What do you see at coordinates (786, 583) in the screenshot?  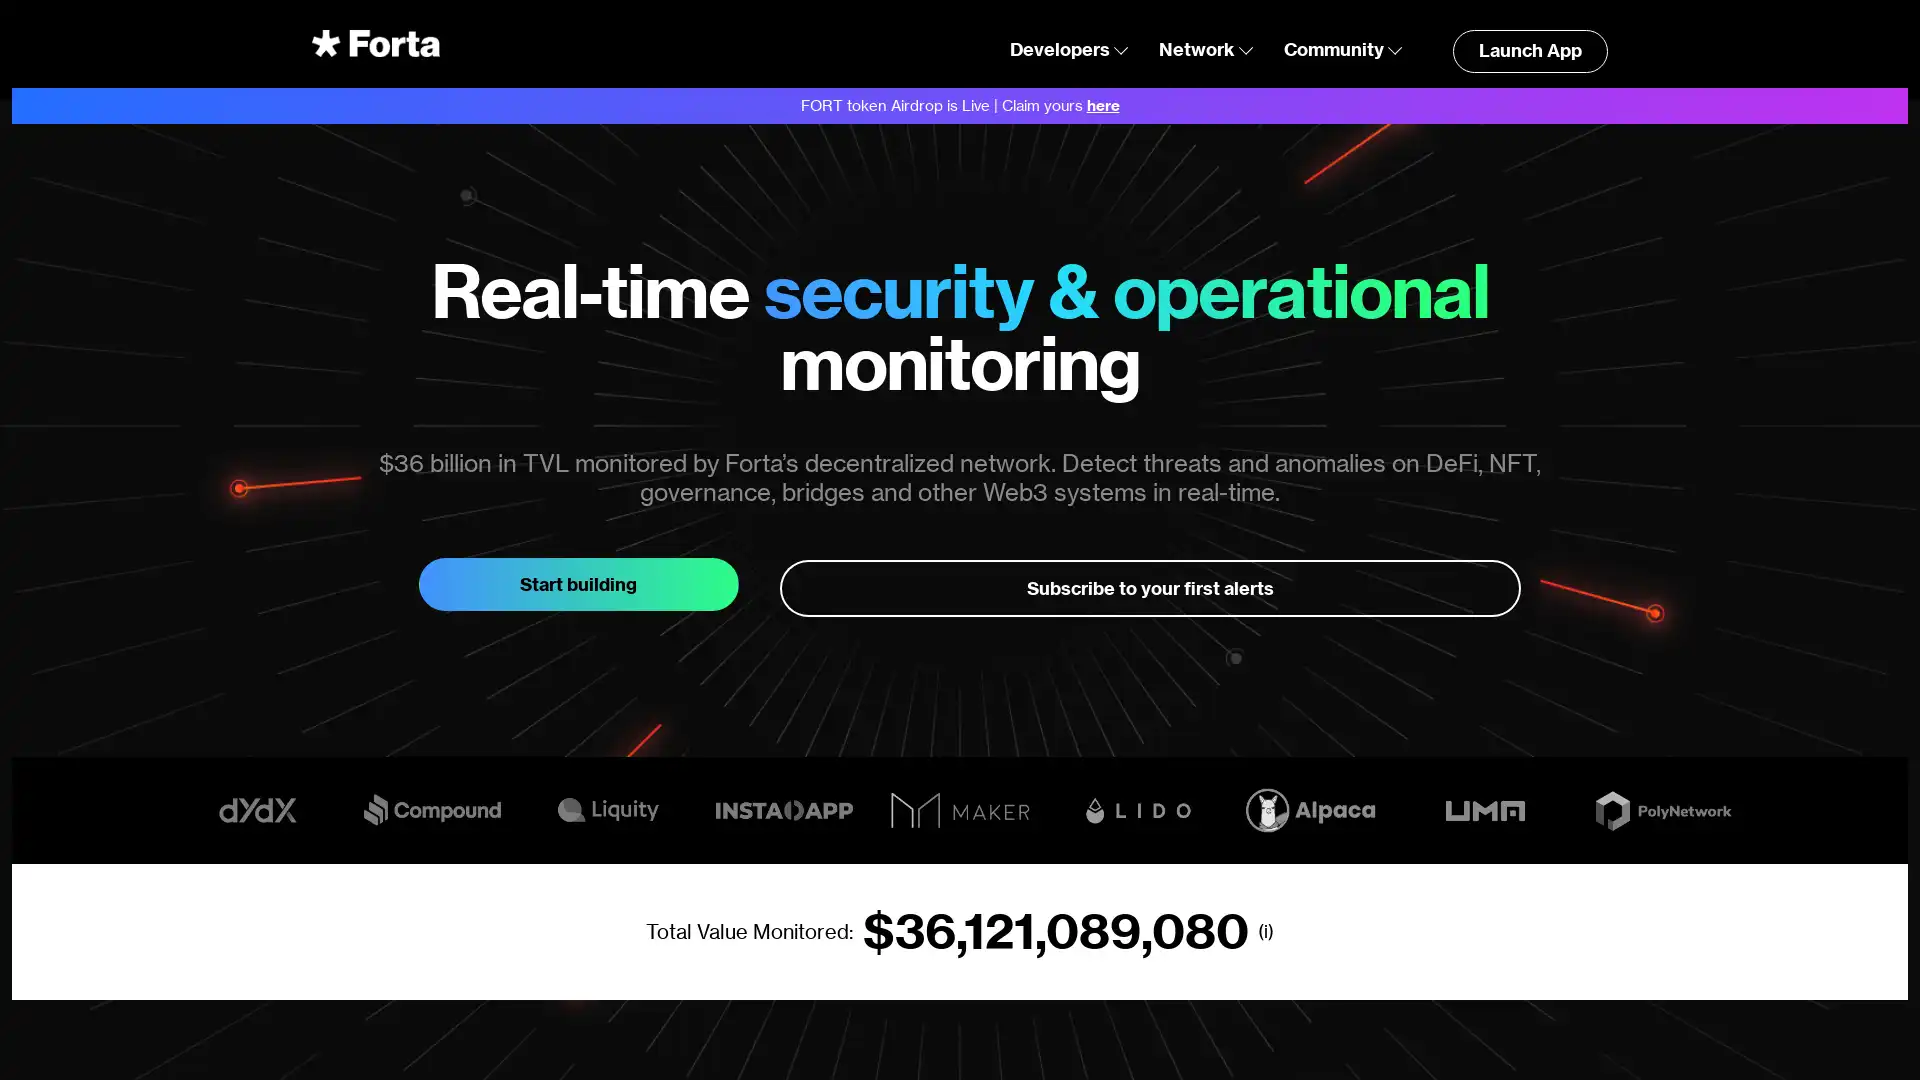 I see `Start building` at bounding box center [786, 583].